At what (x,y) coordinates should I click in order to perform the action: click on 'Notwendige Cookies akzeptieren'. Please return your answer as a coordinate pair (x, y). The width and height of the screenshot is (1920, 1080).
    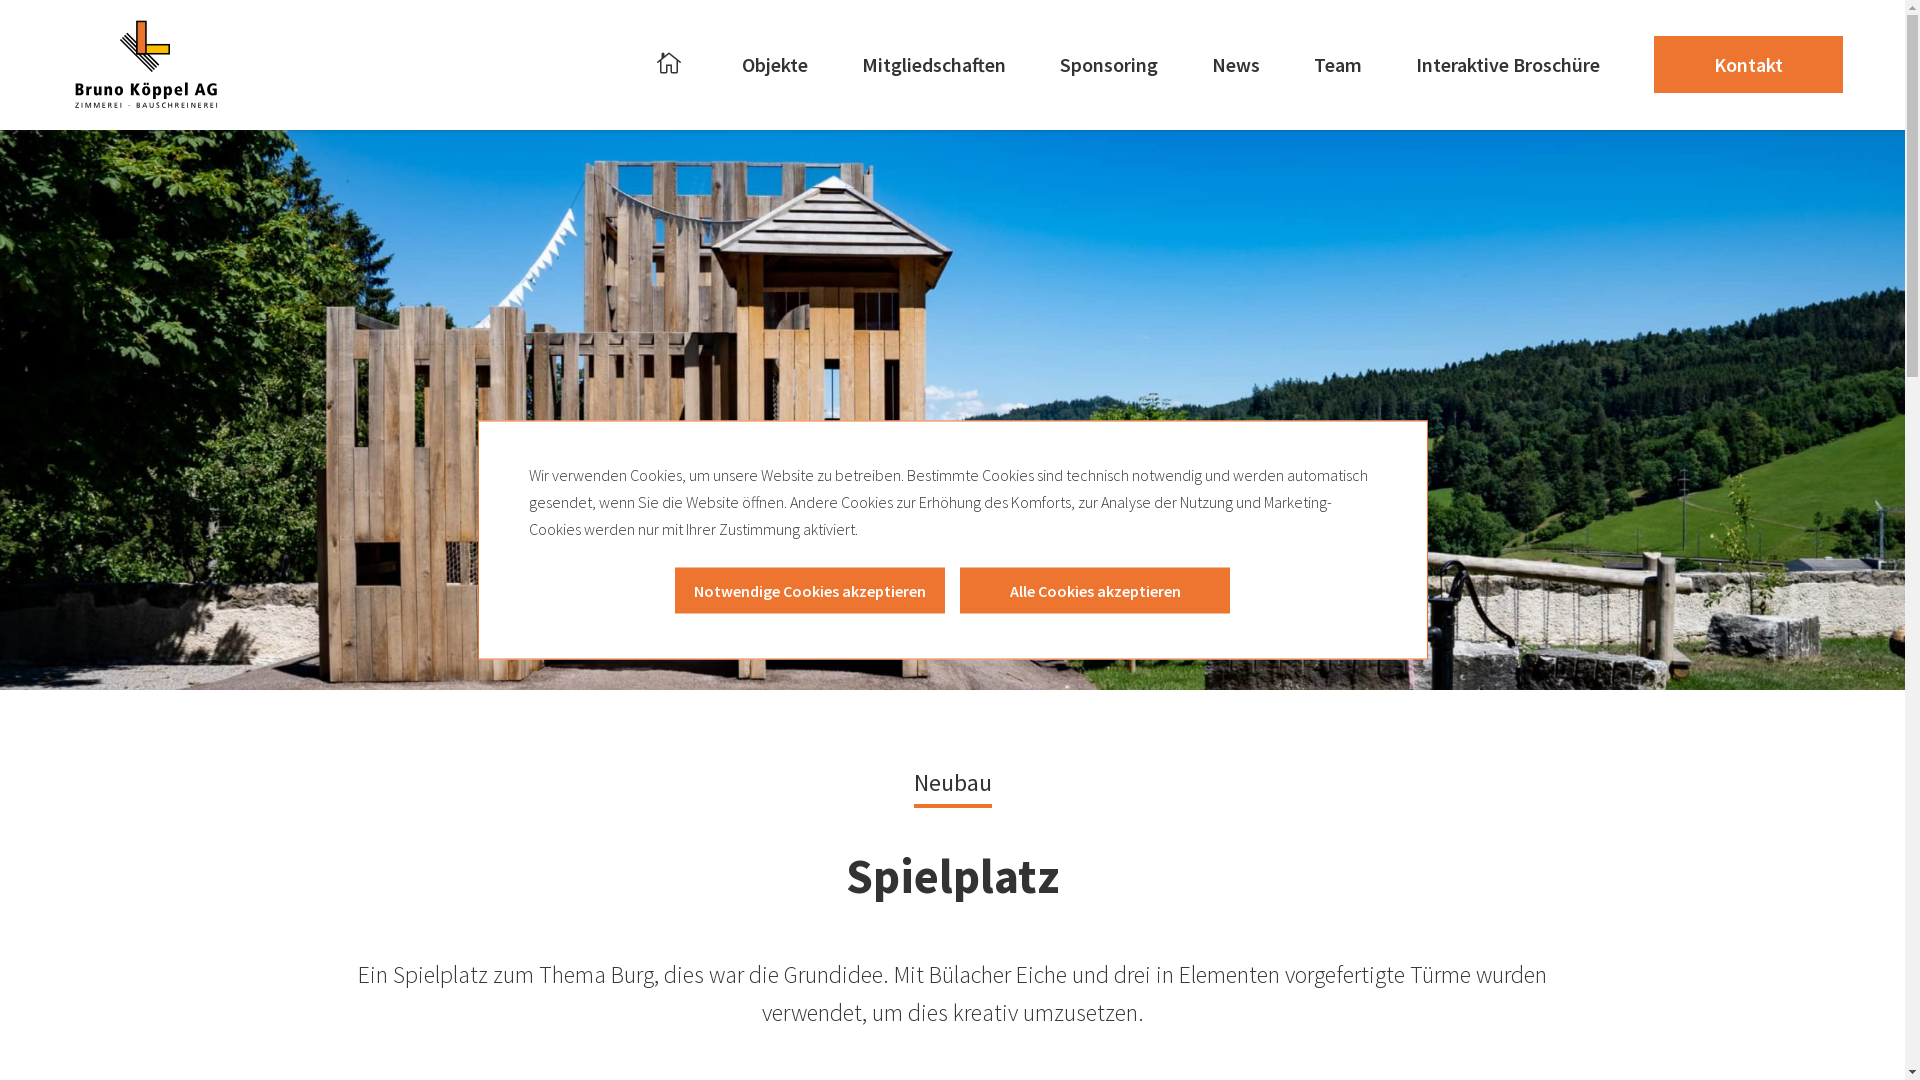
    Looking at the image, I should click on (810, 589).